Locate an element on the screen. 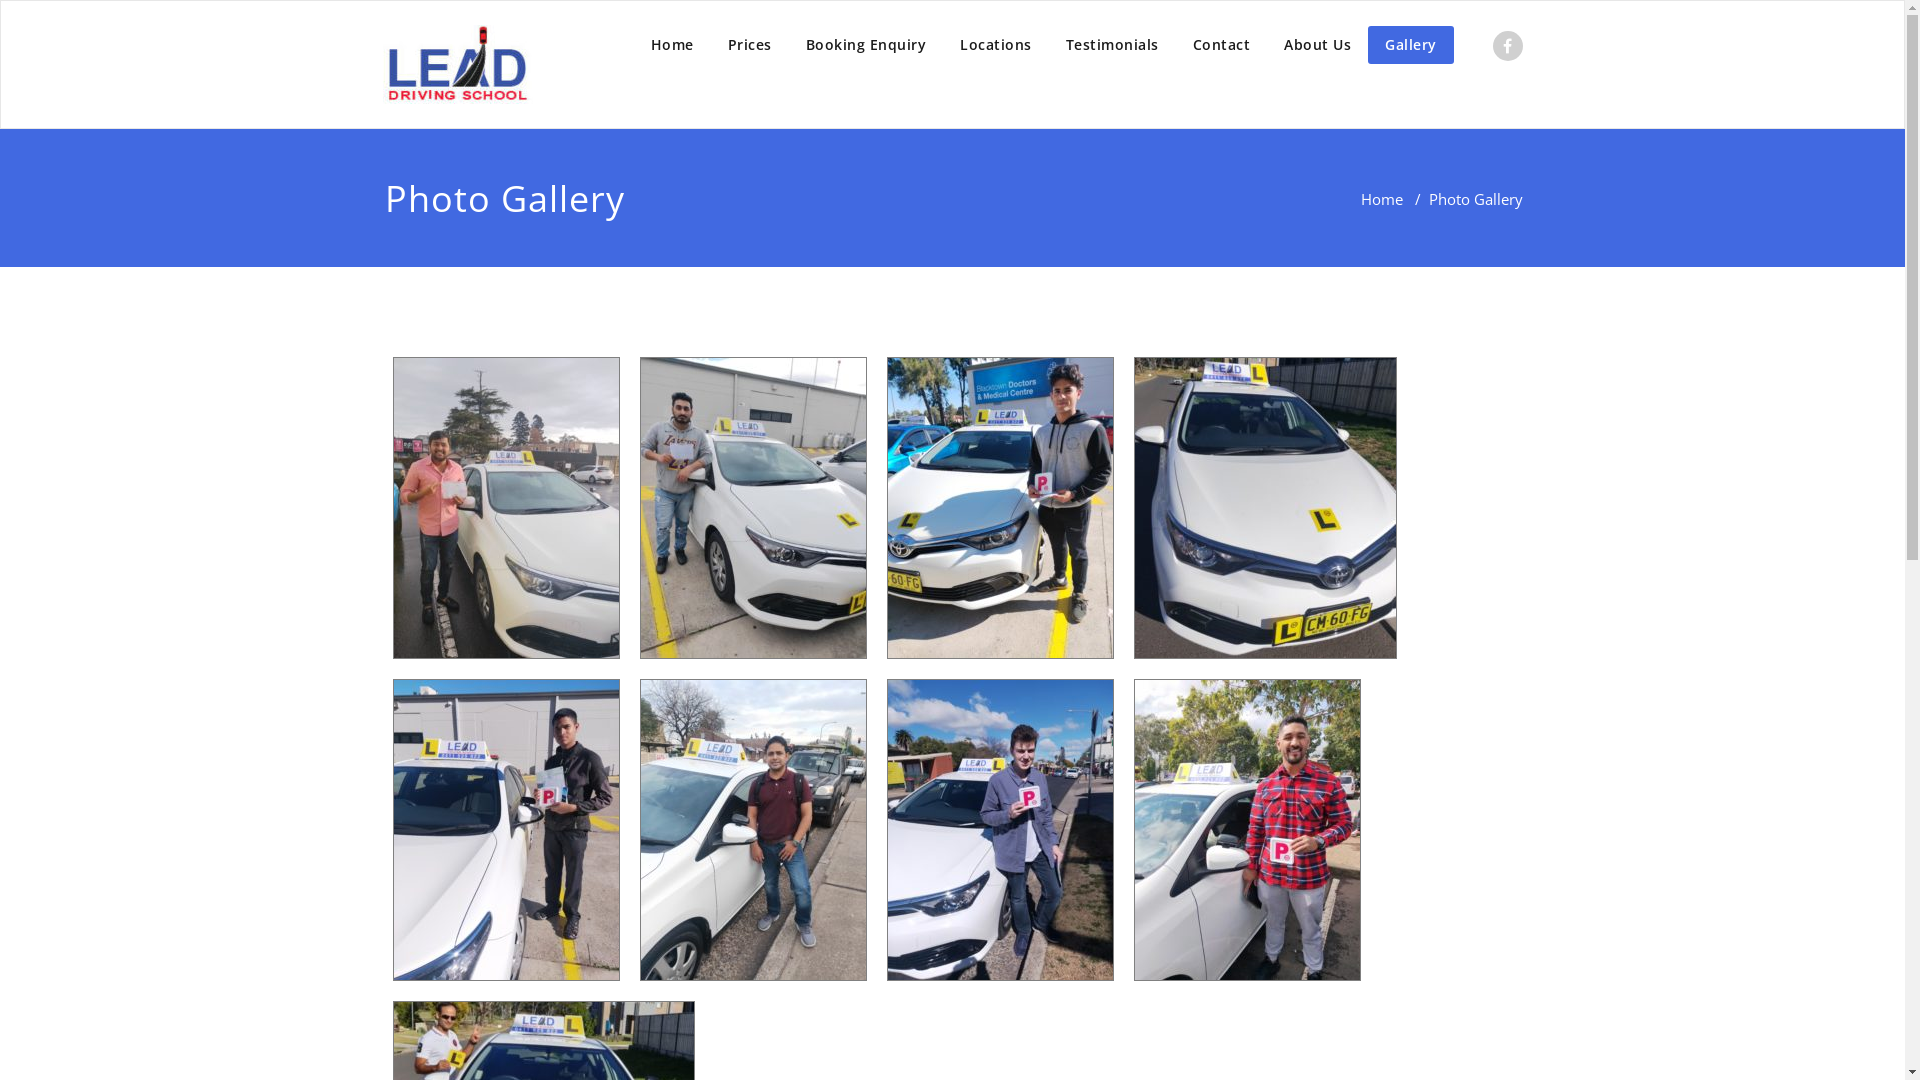  'Gallery' is located at coordinates (1410, 45).